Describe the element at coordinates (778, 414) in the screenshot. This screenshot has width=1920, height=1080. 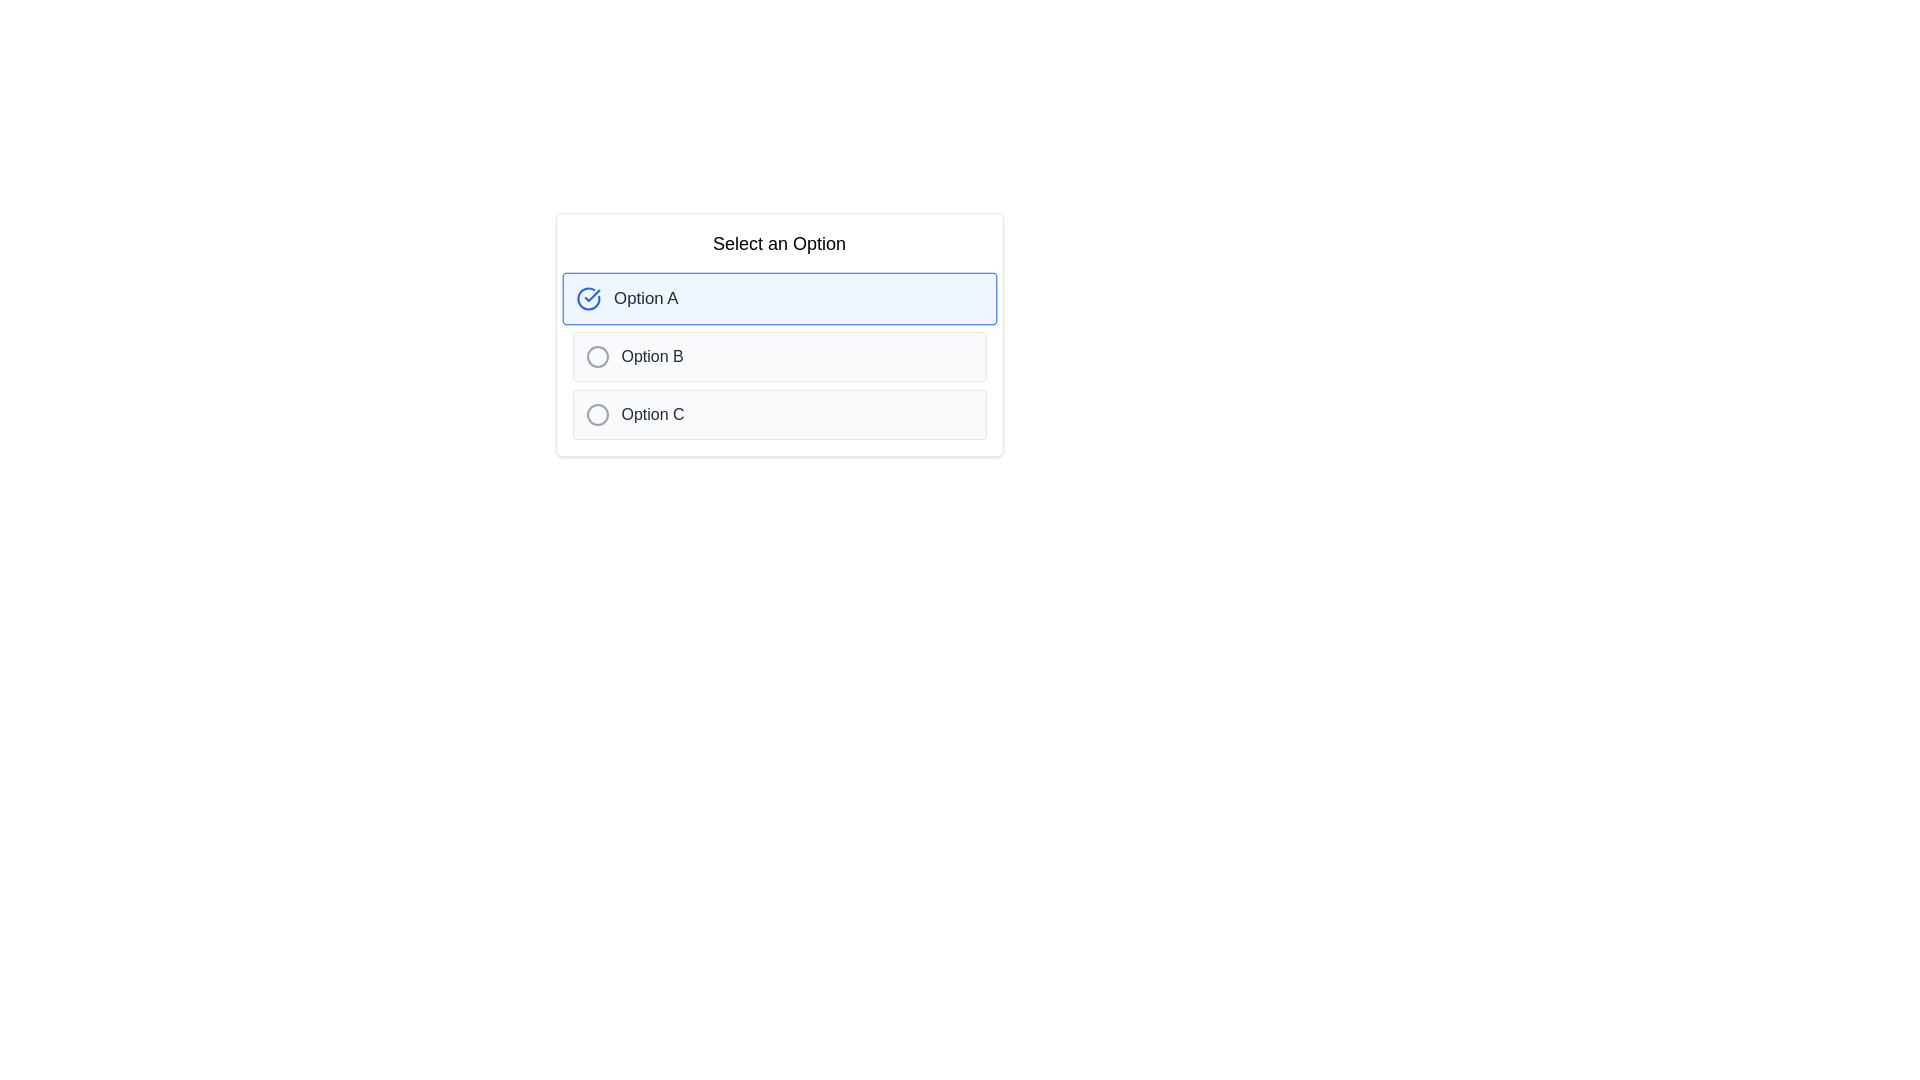
I see `the third radio button option in the selection group located below 'Option B'` at that location.